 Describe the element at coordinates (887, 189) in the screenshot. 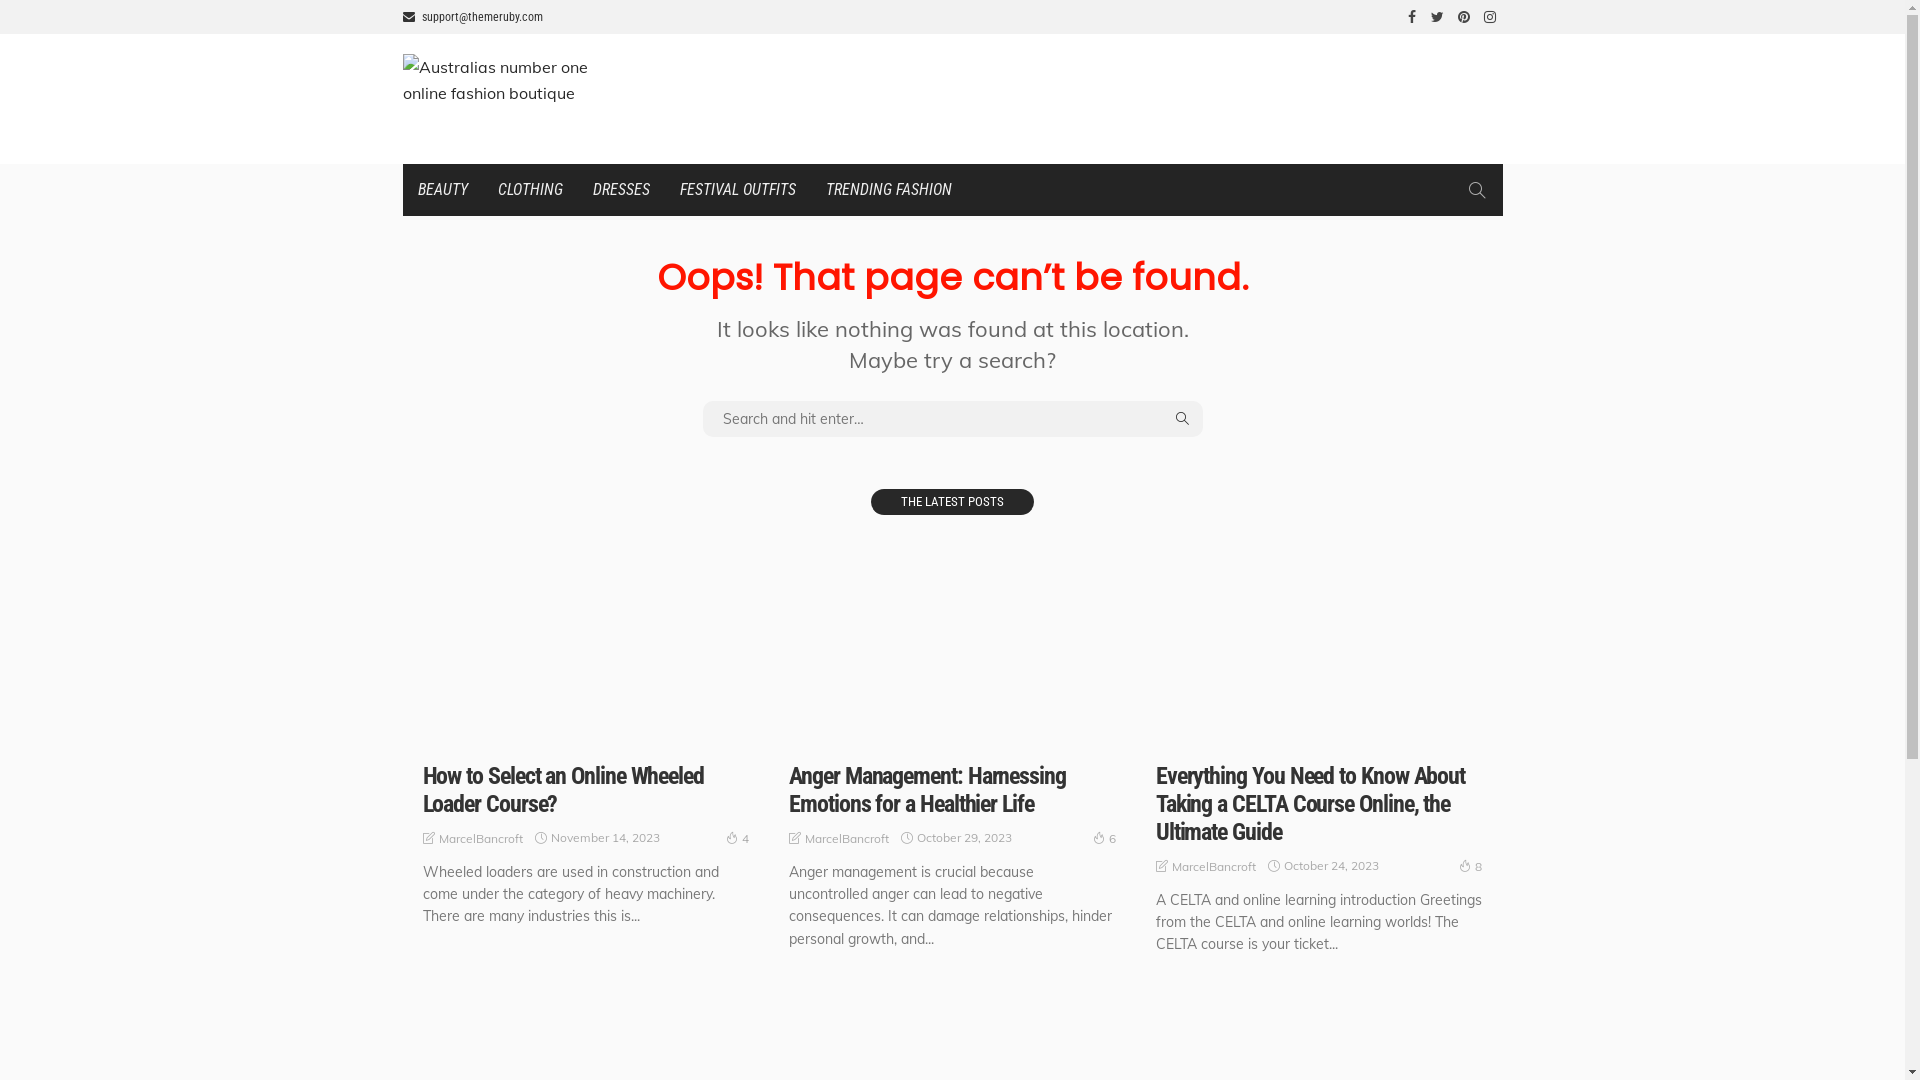

I see `'TRENDING FASHION'` at that location.